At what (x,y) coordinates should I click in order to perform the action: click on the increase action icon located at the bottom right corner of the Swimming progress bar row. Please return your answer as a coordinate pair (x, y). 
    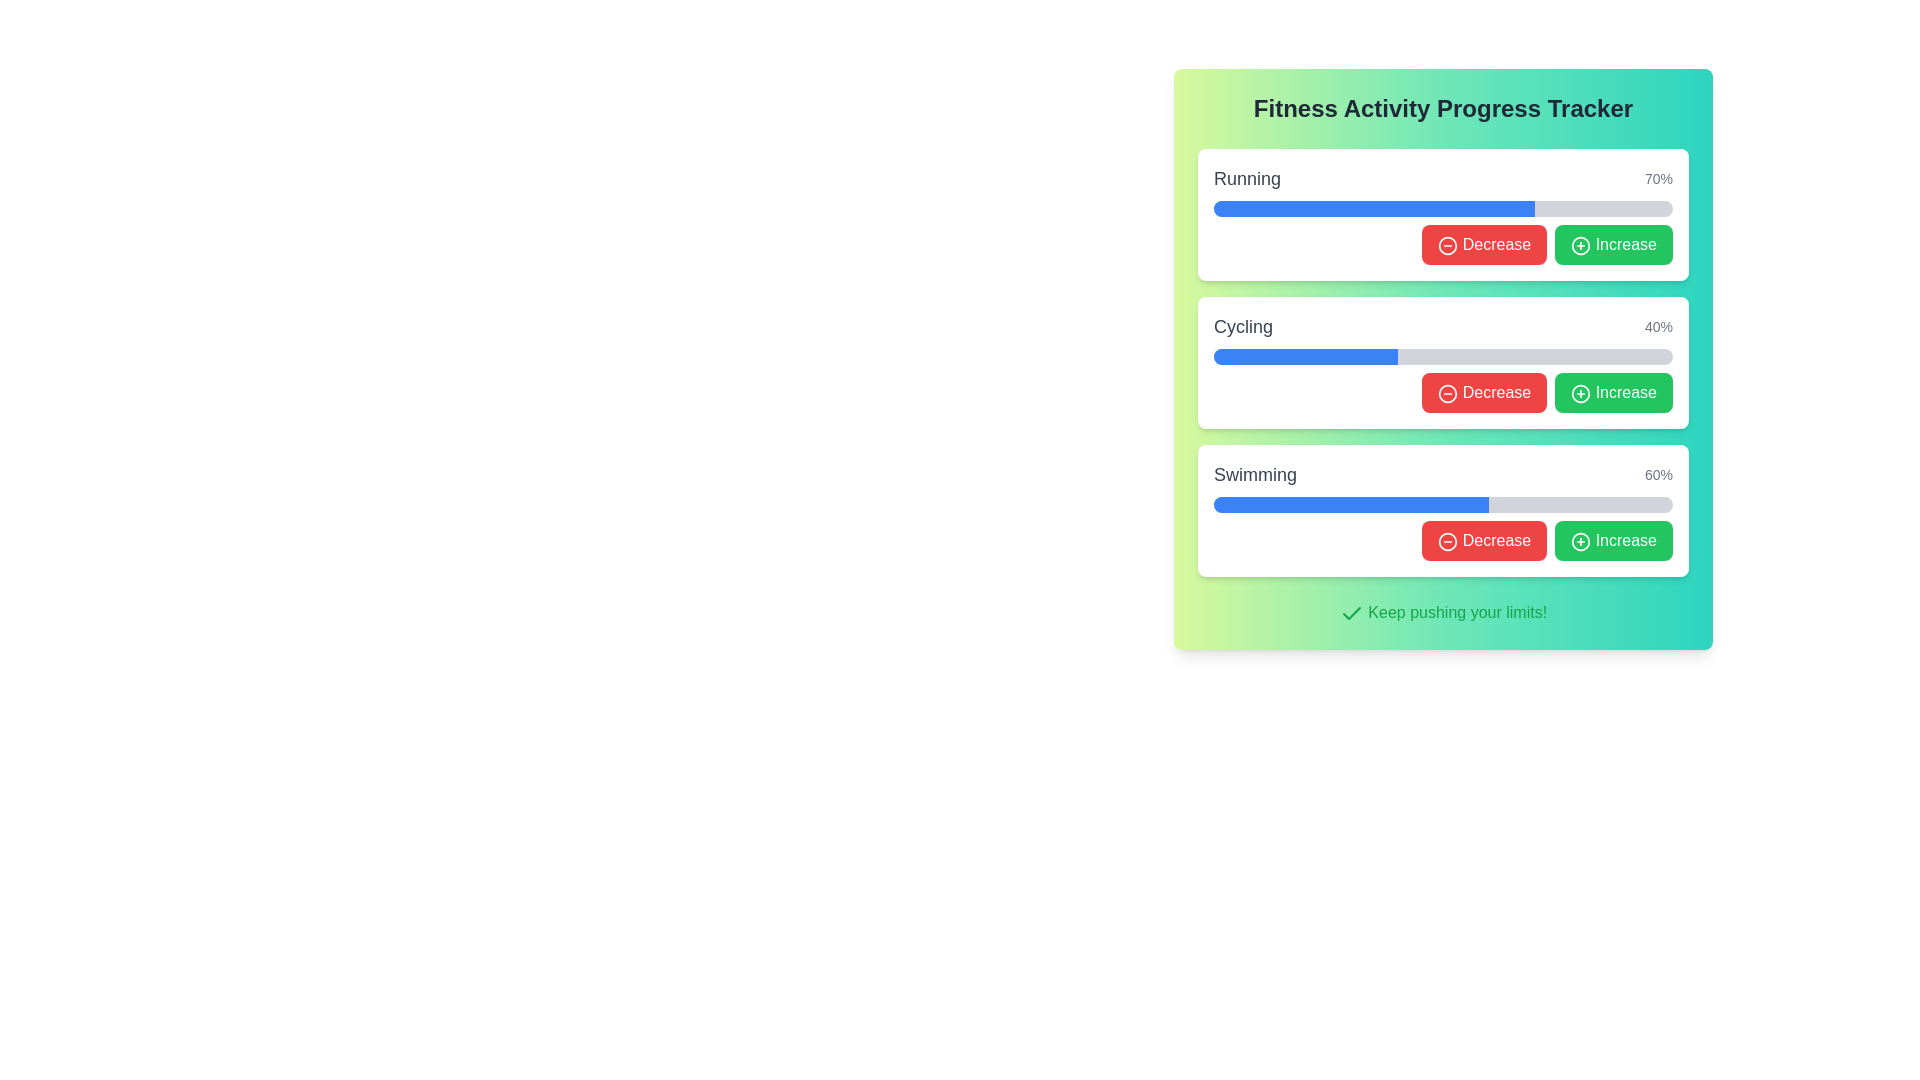
    Looking at the image, I should click on (1580, 541).